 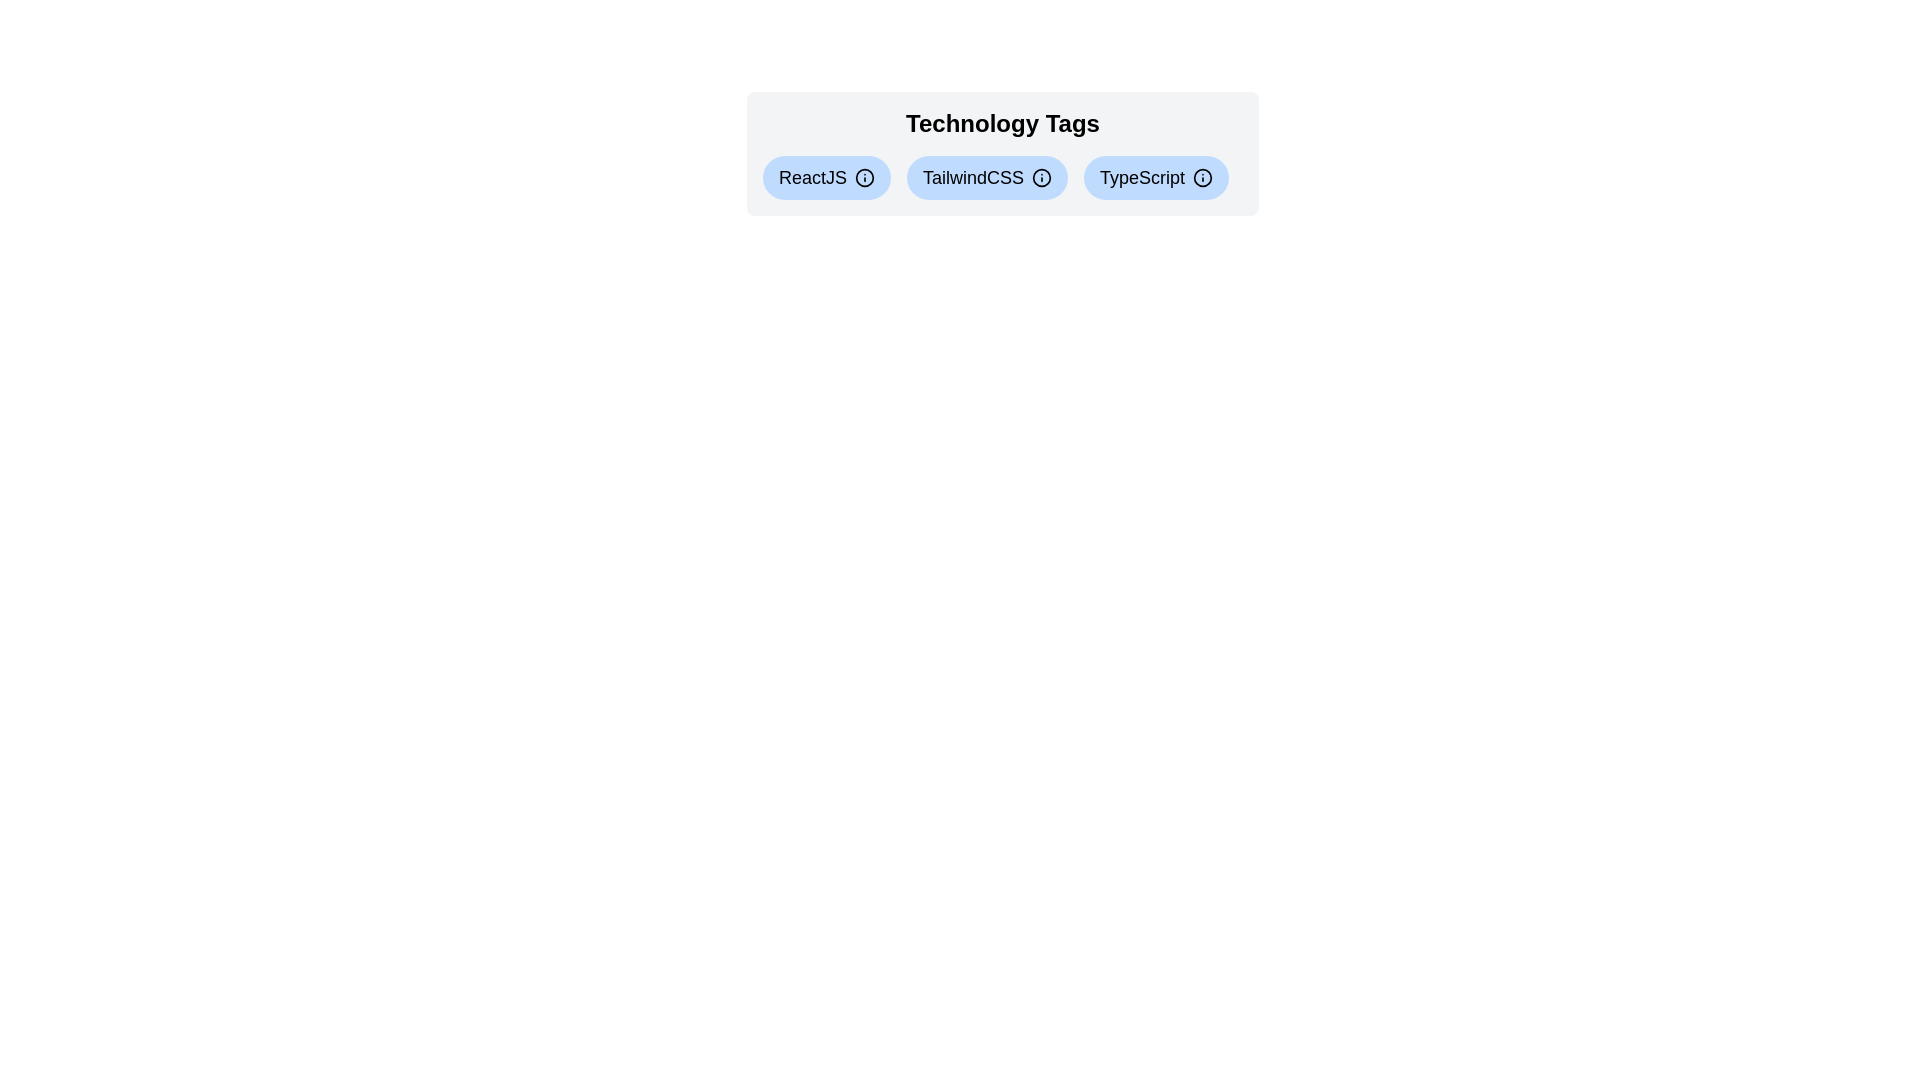 I want to click on the tag labeled TailwindCSS, so click(x=987, y=176).